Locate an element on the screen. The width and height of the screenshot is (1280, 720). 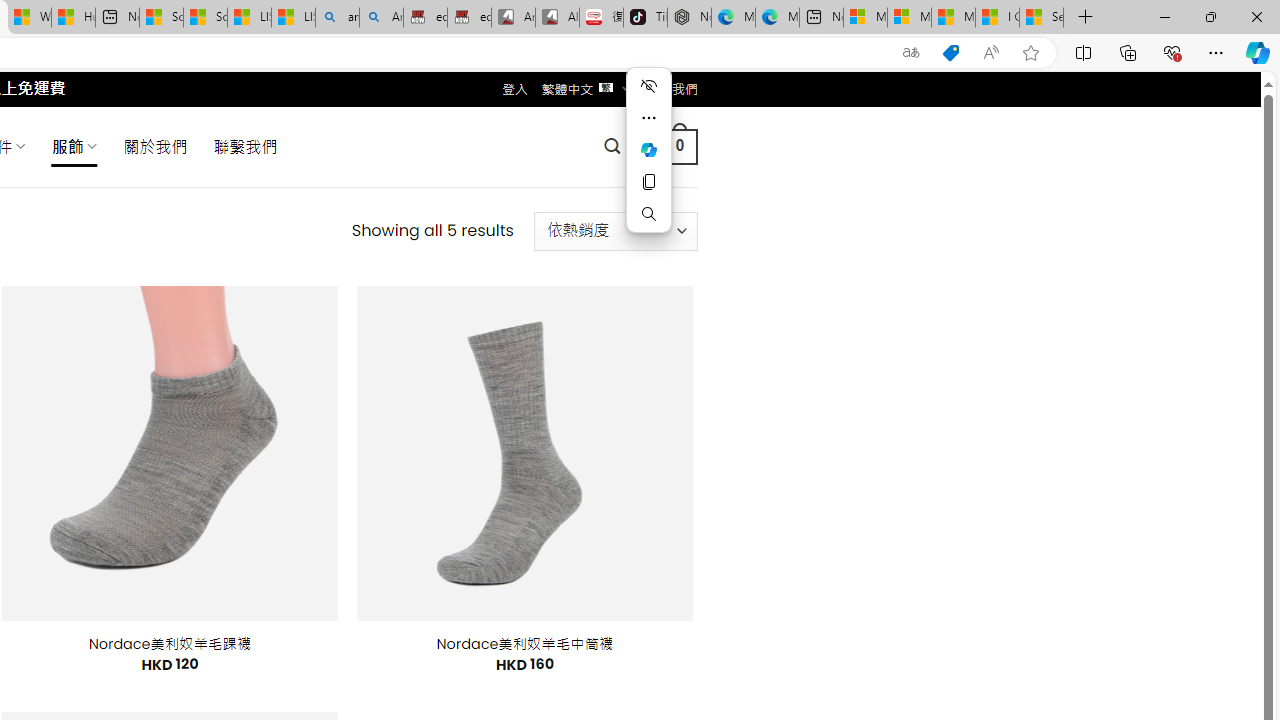
'Amazon Echo Dot PNG - Search Images' is located at coordinates (381, 17).